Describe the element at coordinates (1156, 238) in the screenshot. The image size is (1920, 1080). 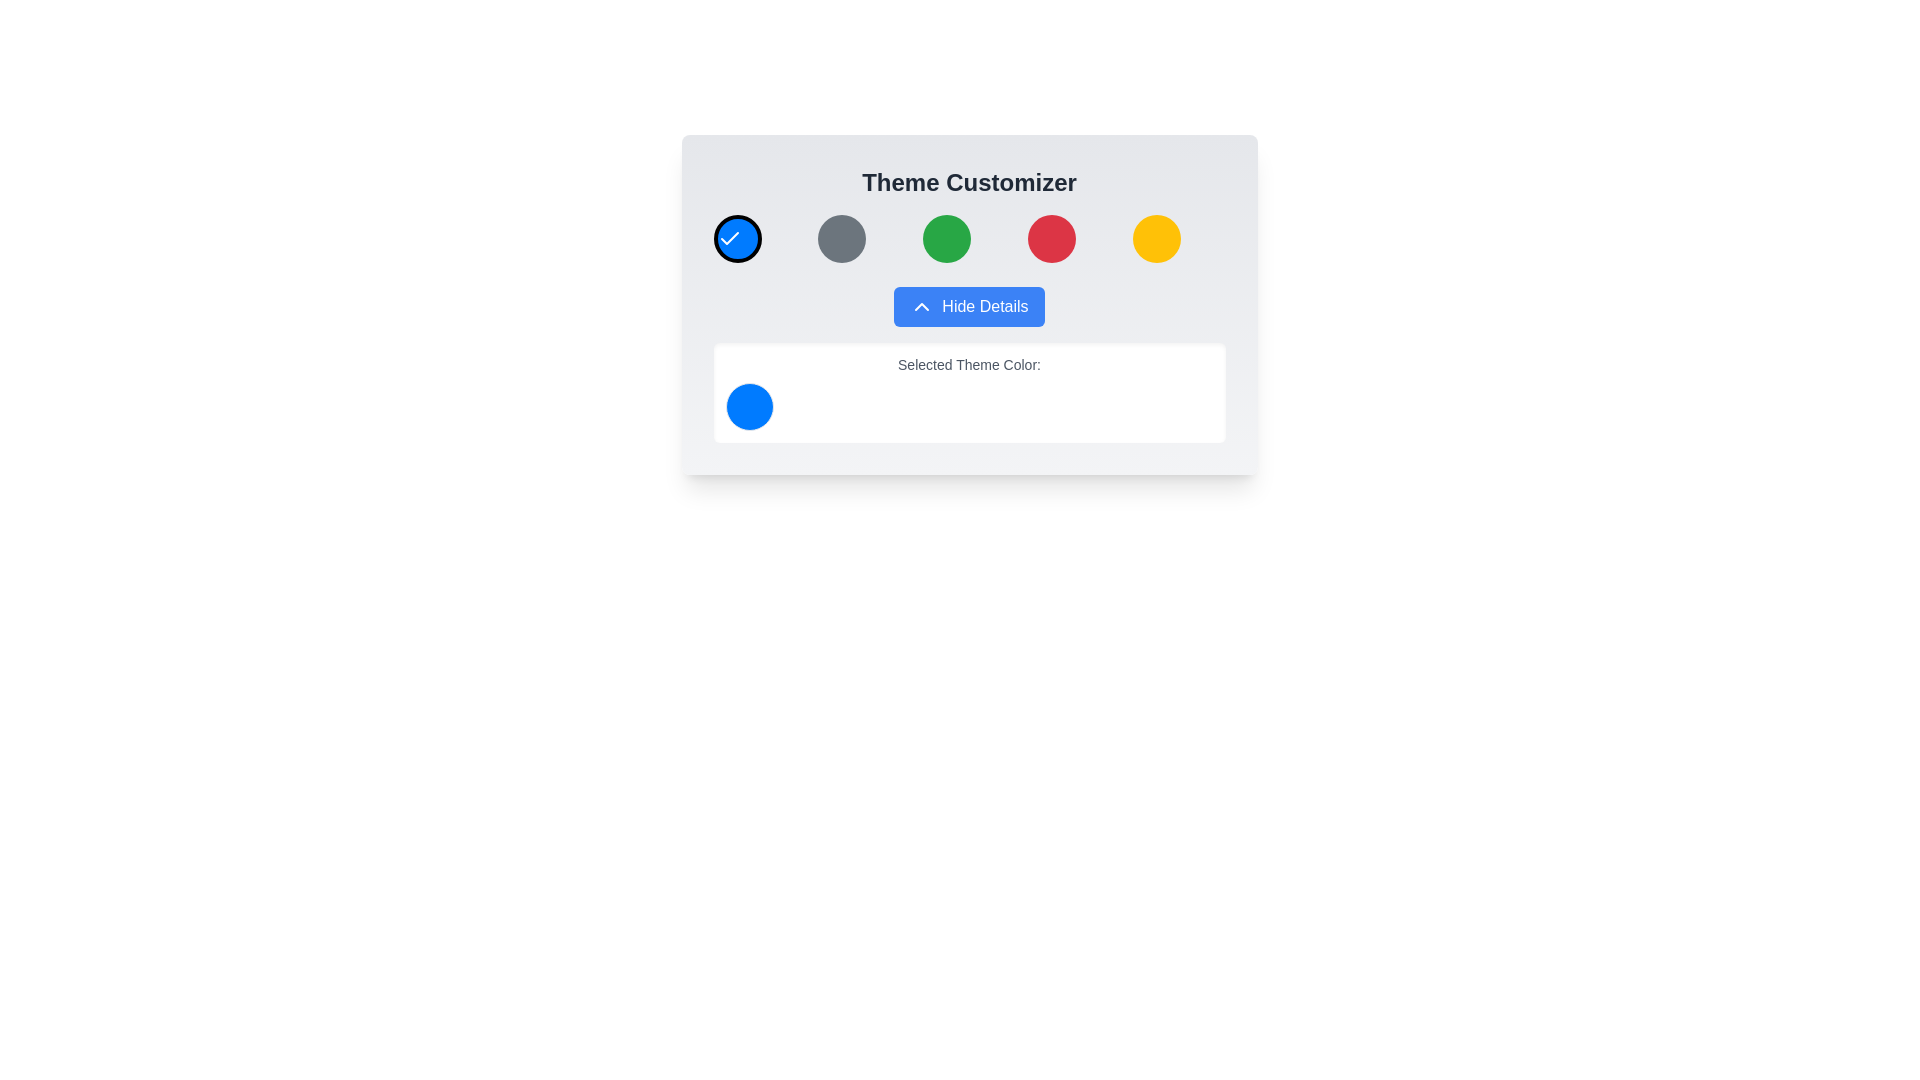
I see `the vibrant orange circular button, the fifth in the row within the 'Theme Customizer' section, to change the theme color` at that location.